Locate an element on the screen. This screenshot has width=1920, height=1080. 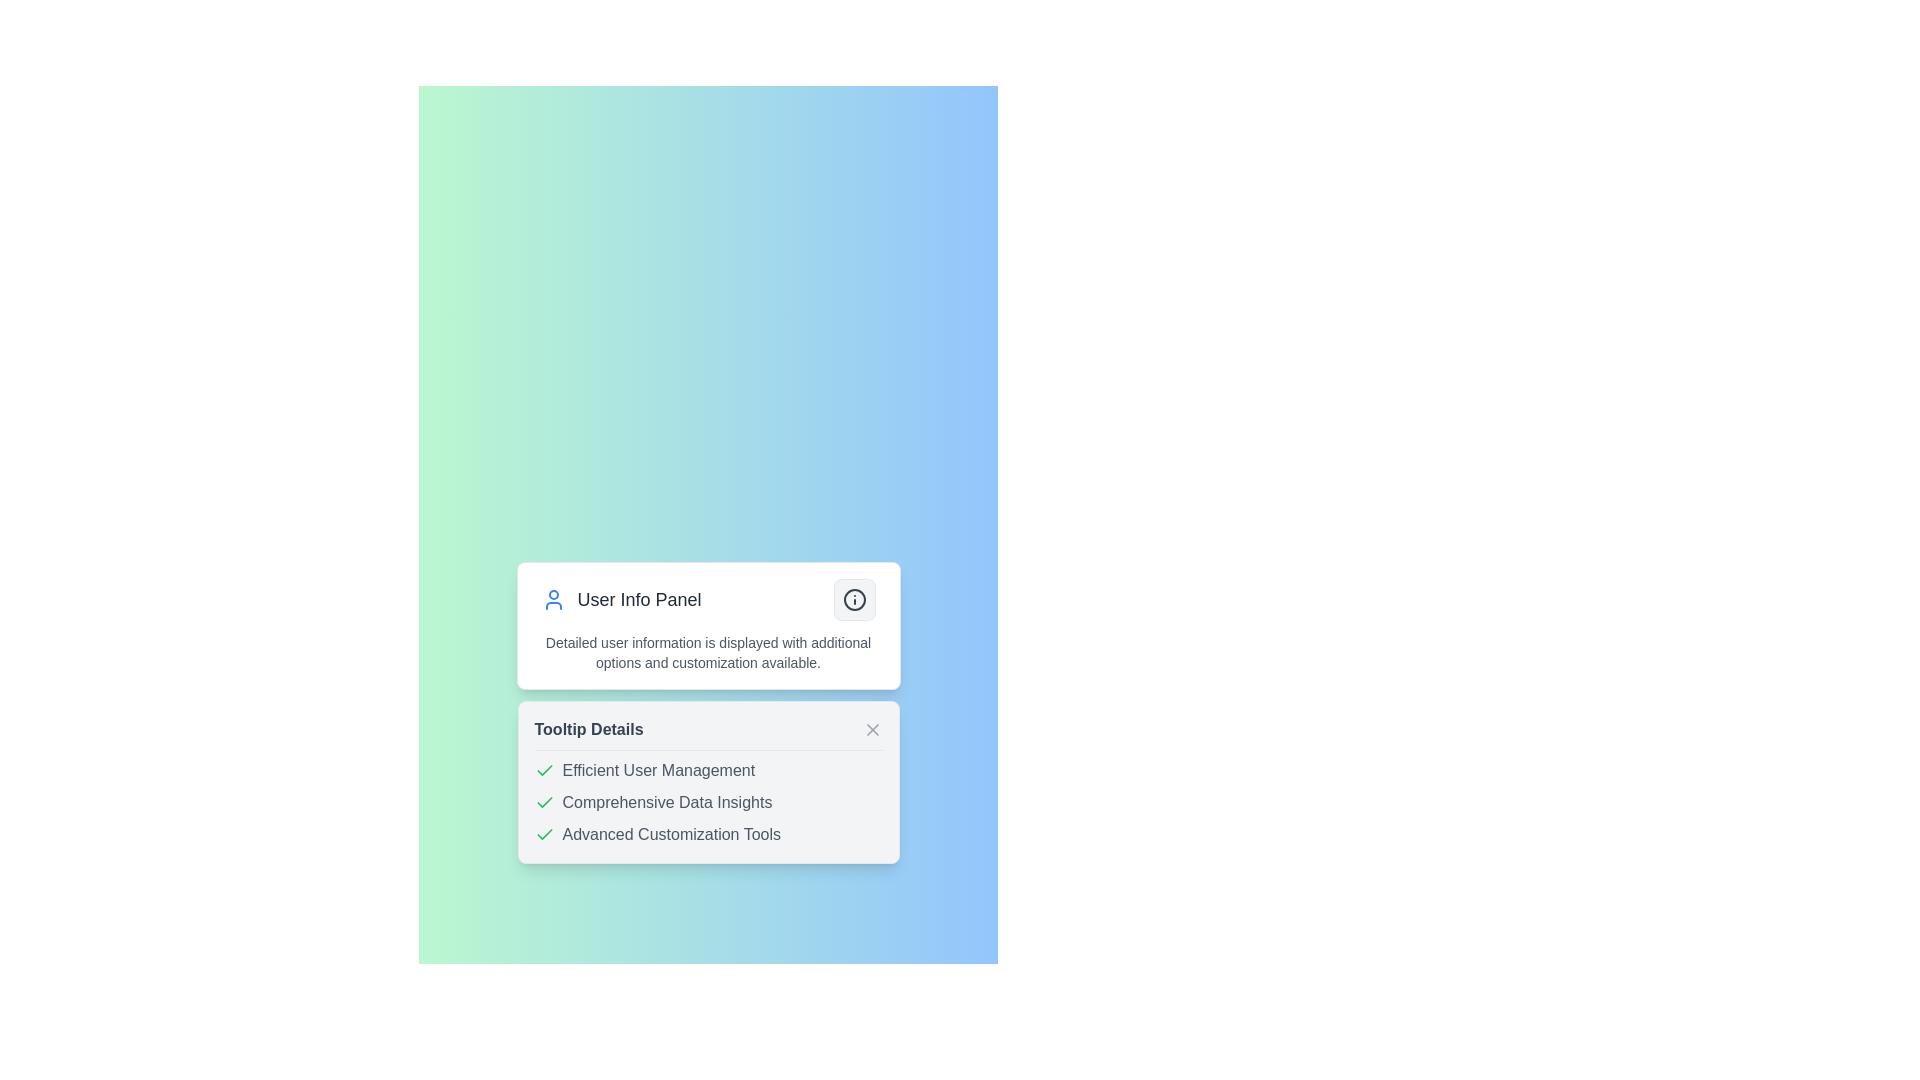
the checkmark icon indicating that 'Comprehensive Data Insights' is active, to interact with its linked functionality is located at coordinates (544, 801).